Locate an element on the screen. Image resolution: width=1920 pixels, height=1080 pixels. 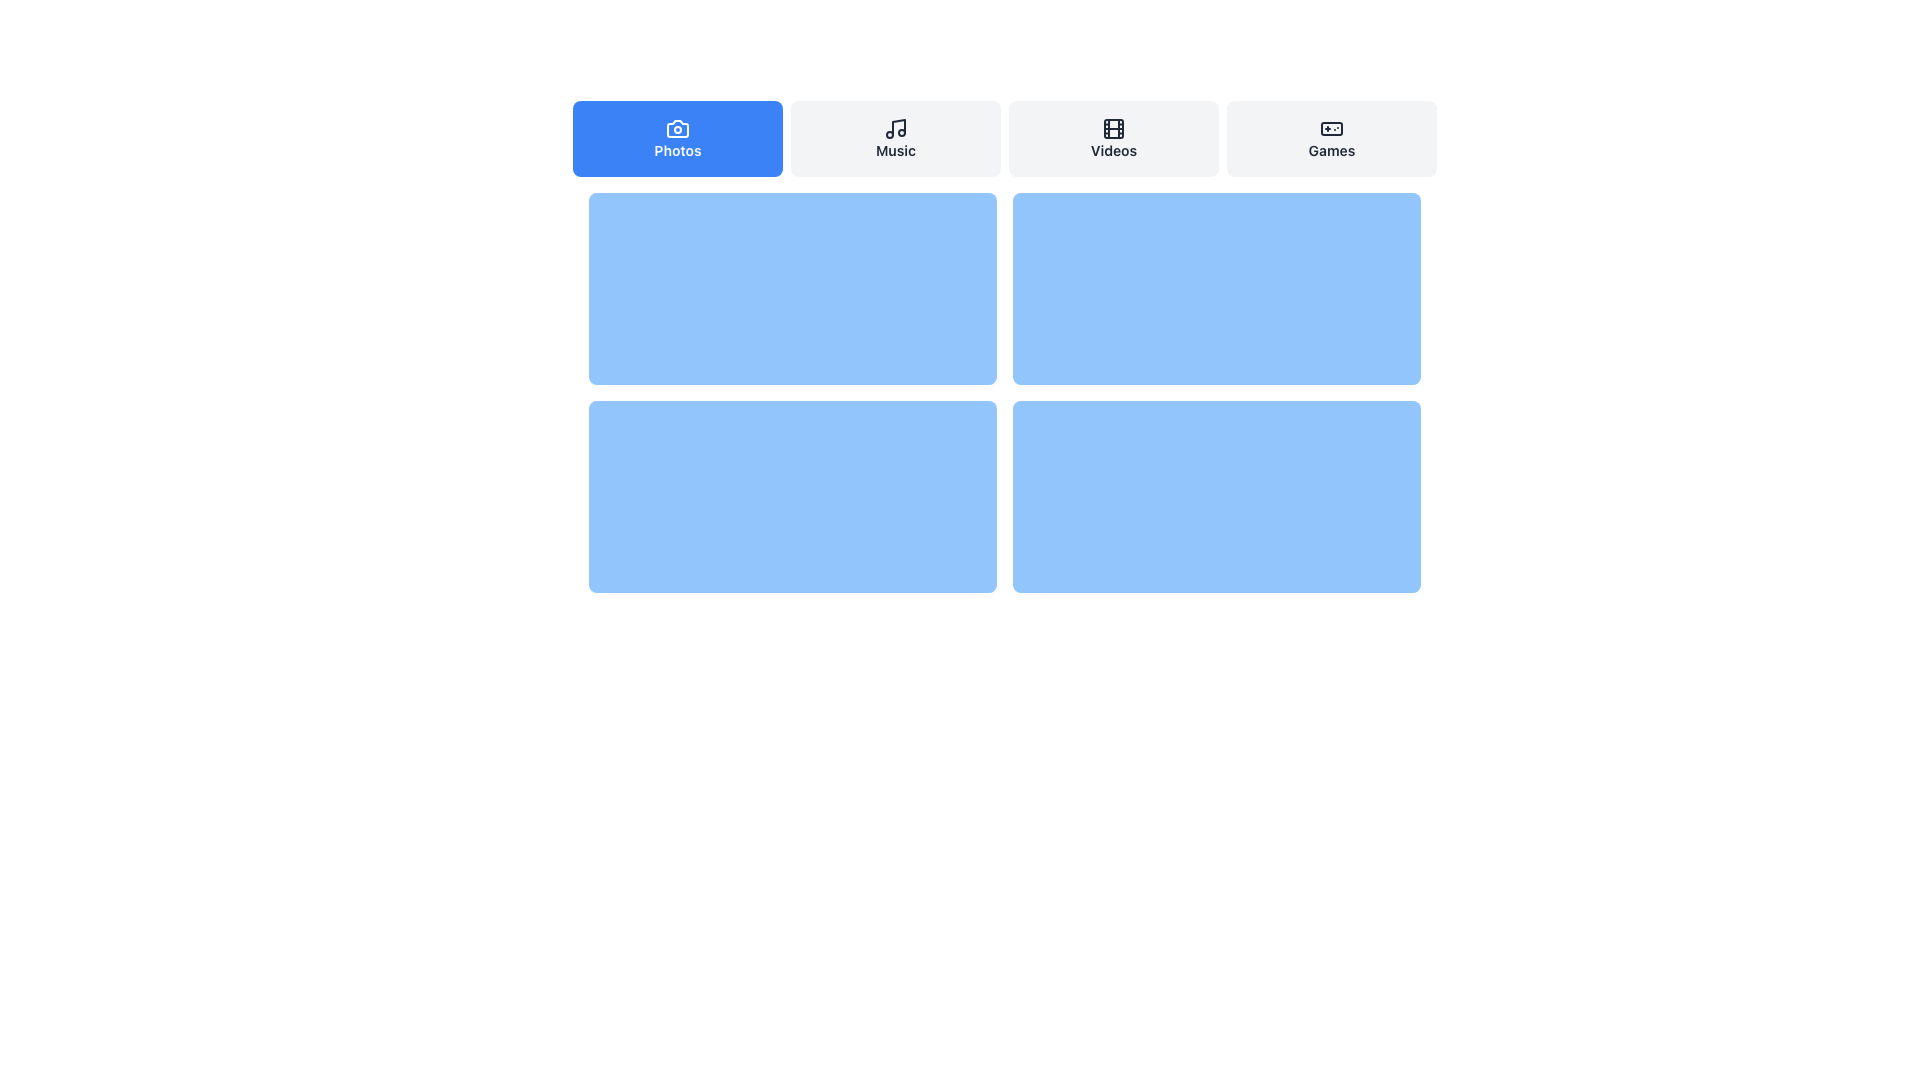
the first button in the horizontal list labeled 'Photos' is located at coordinates (677, 137).